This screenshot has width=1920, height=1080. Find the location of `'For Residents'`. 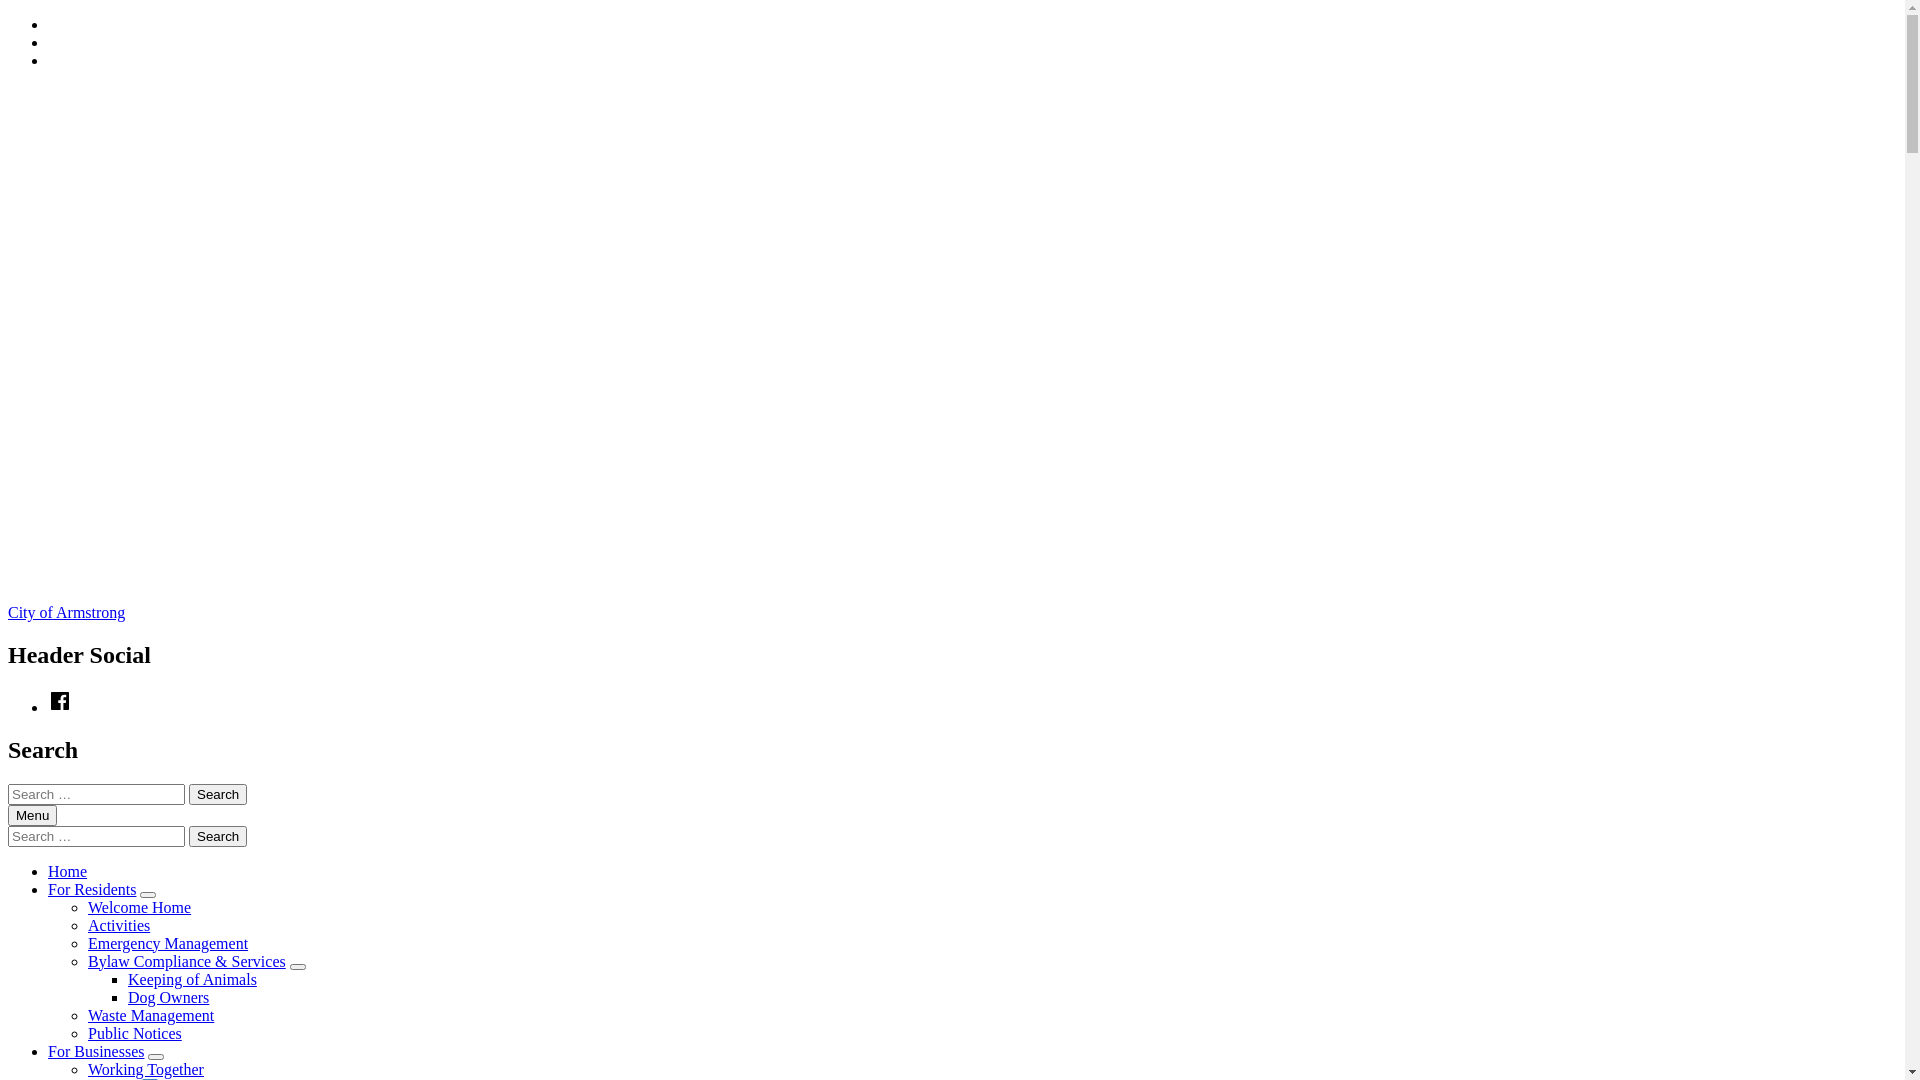

'For Residents' is located at coordinates (90, 888).